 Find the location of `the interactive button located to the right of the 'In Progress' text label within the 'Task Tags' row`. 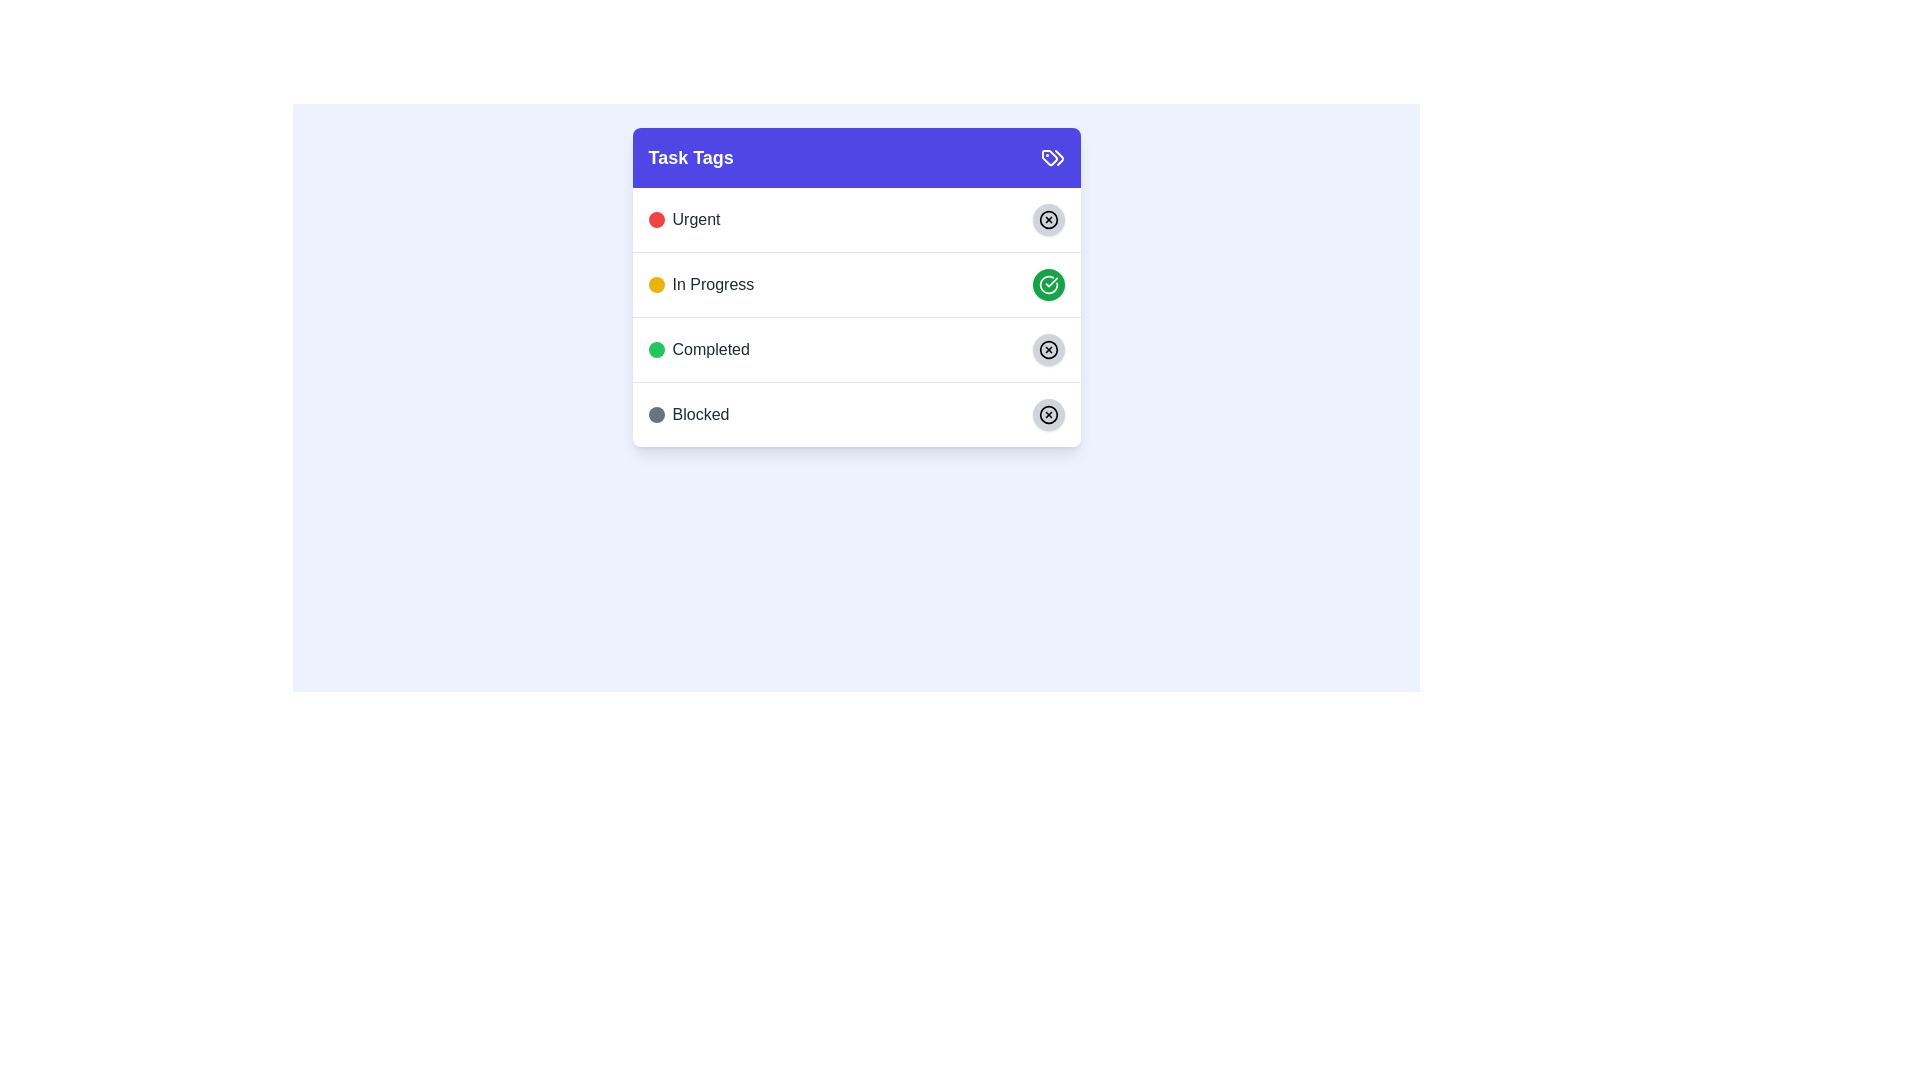

the interactive button located to the right of the 'In Progress' text label within the 'Task Tags' row is located at coordinates (1047, 285).